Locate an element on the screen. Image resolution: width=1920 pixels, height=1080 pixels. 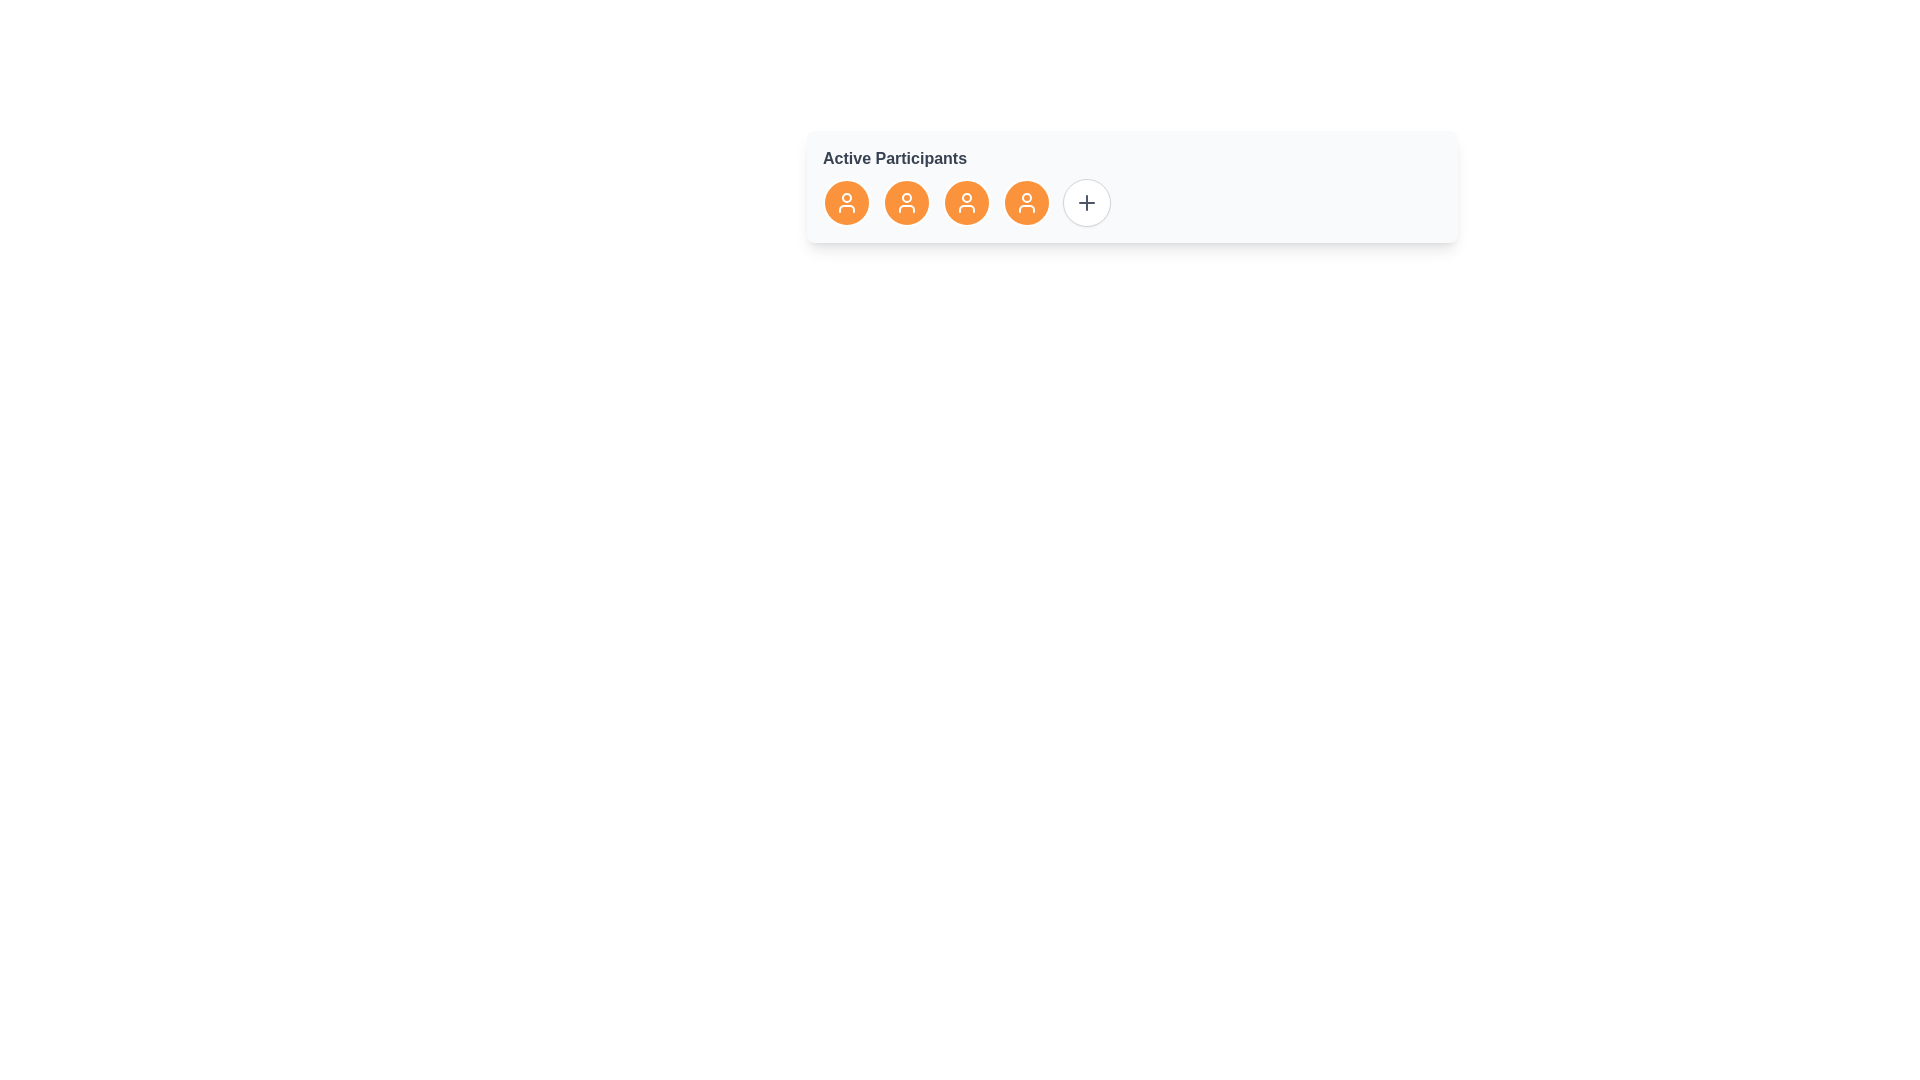
the 'Active Participants' text displayed in bold dark-gray font at the top-left corner of its containing card is located at coordinates (894, 157).